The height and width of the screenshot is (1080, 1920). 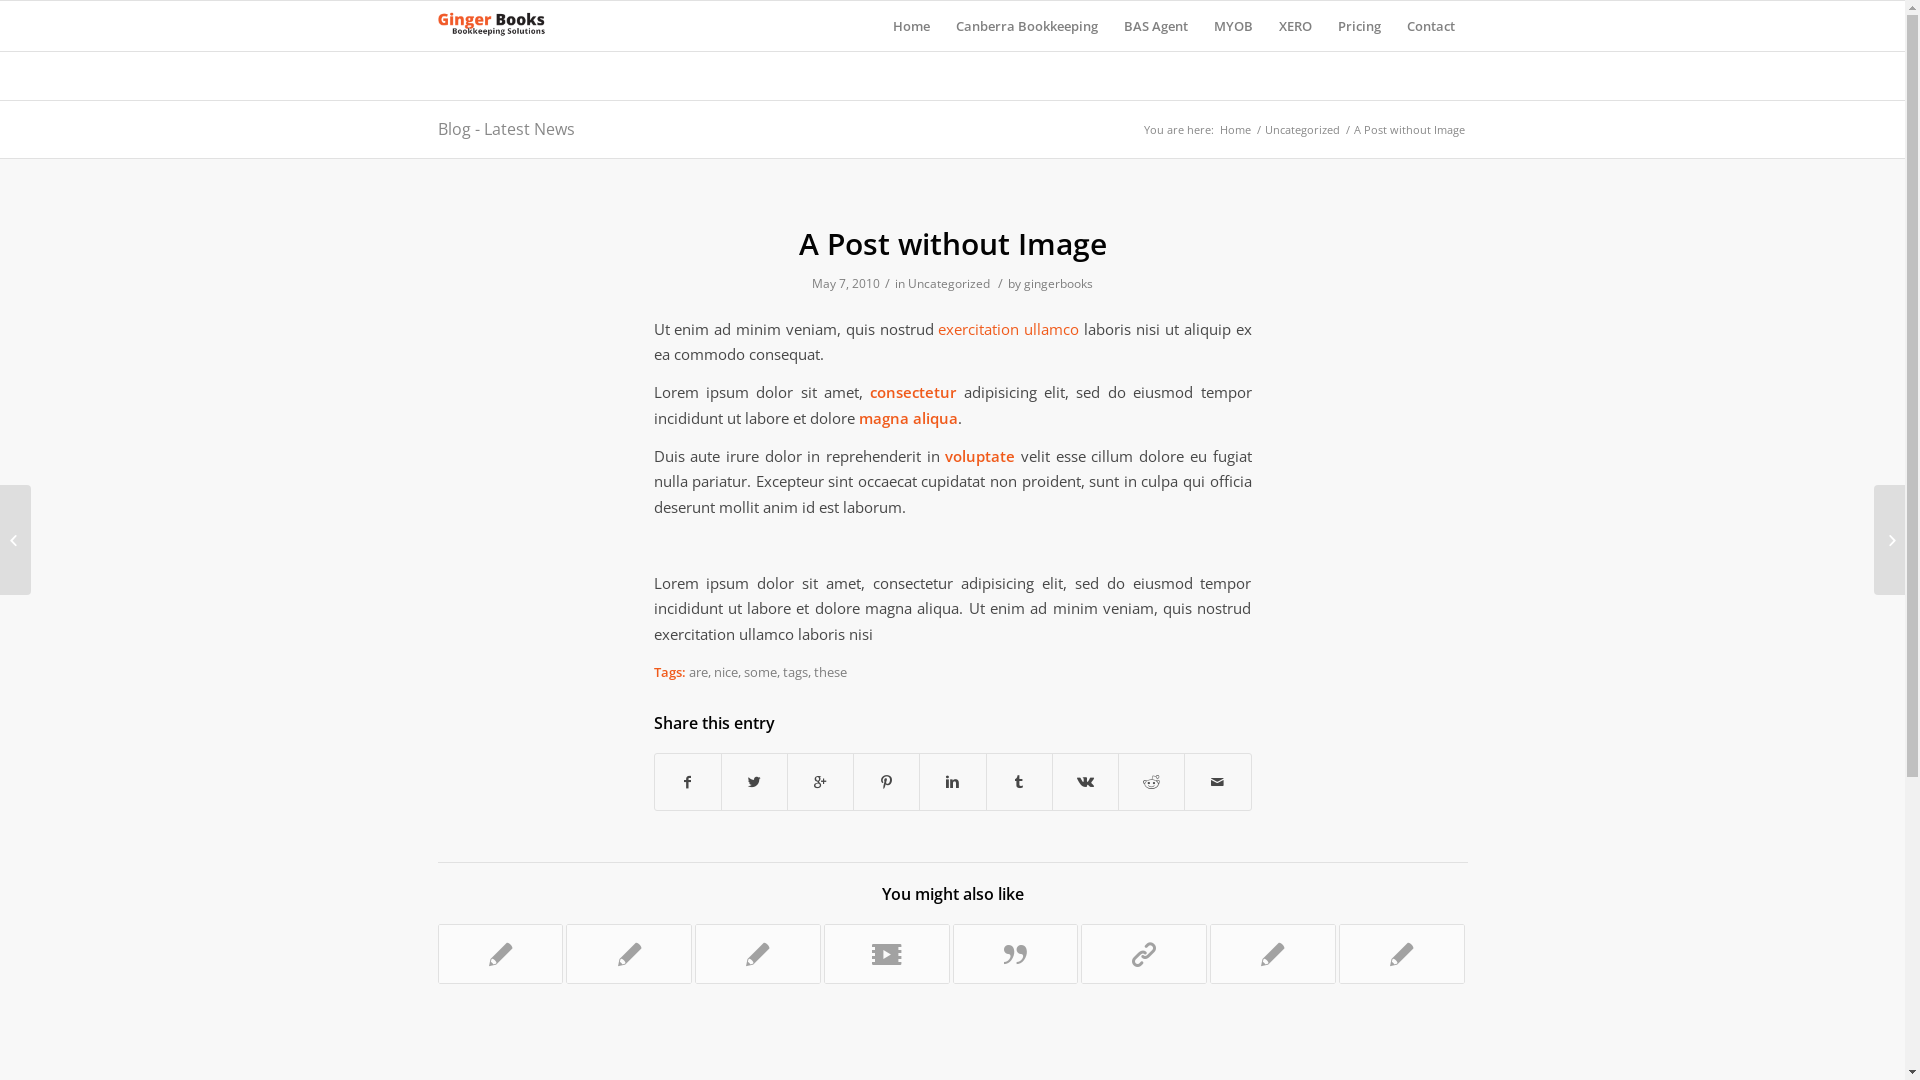 I want to click on 'Blog - Latest News', so click(x=506, y=128).